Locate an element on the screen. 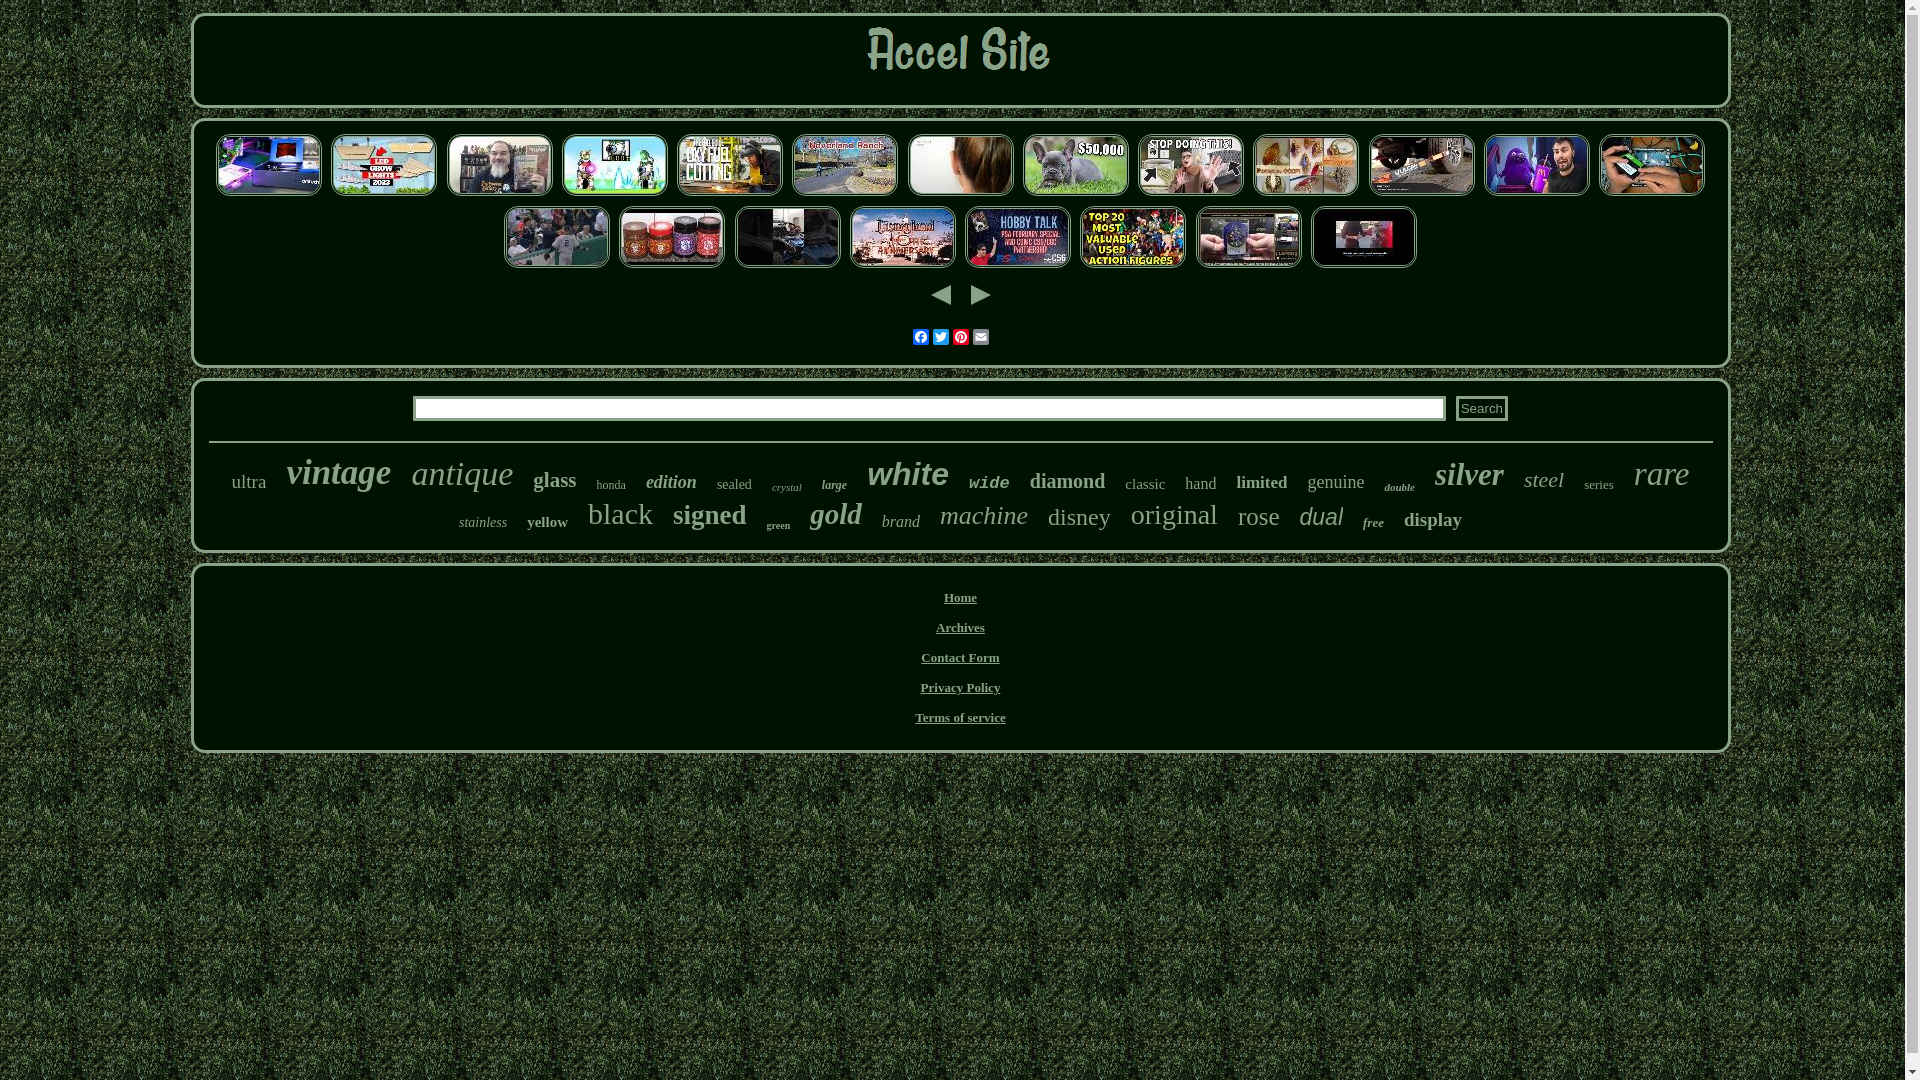  'Twitter' is located at coordinates (929, 335).